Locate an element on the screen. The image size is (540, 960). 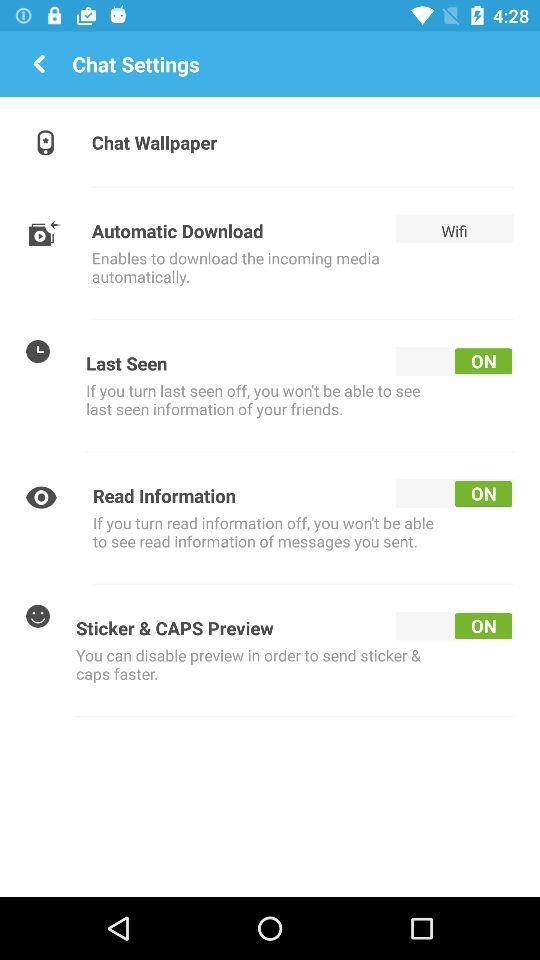
the third icon is located at coordinates (38, 351).